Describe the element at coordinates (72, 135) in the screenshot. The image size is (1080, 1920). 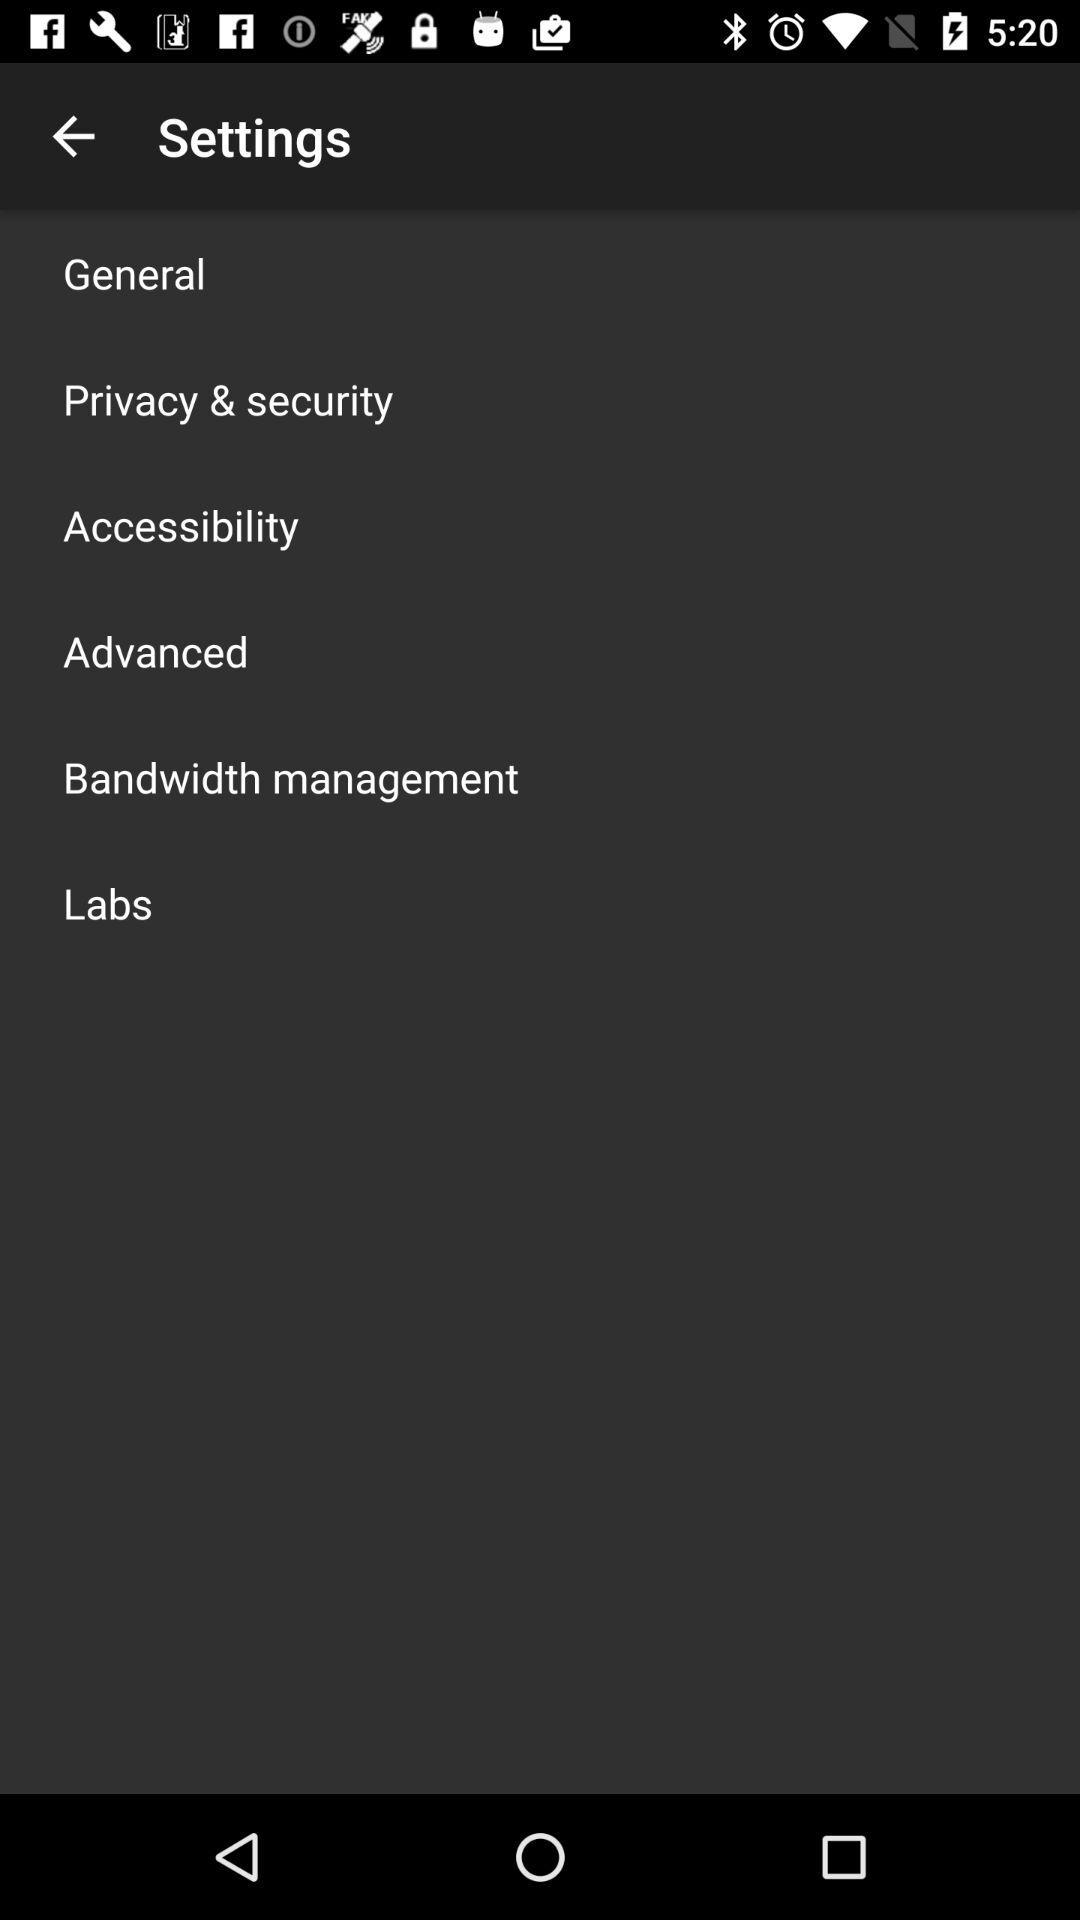
I see `item to the left of the settings item` at that location.